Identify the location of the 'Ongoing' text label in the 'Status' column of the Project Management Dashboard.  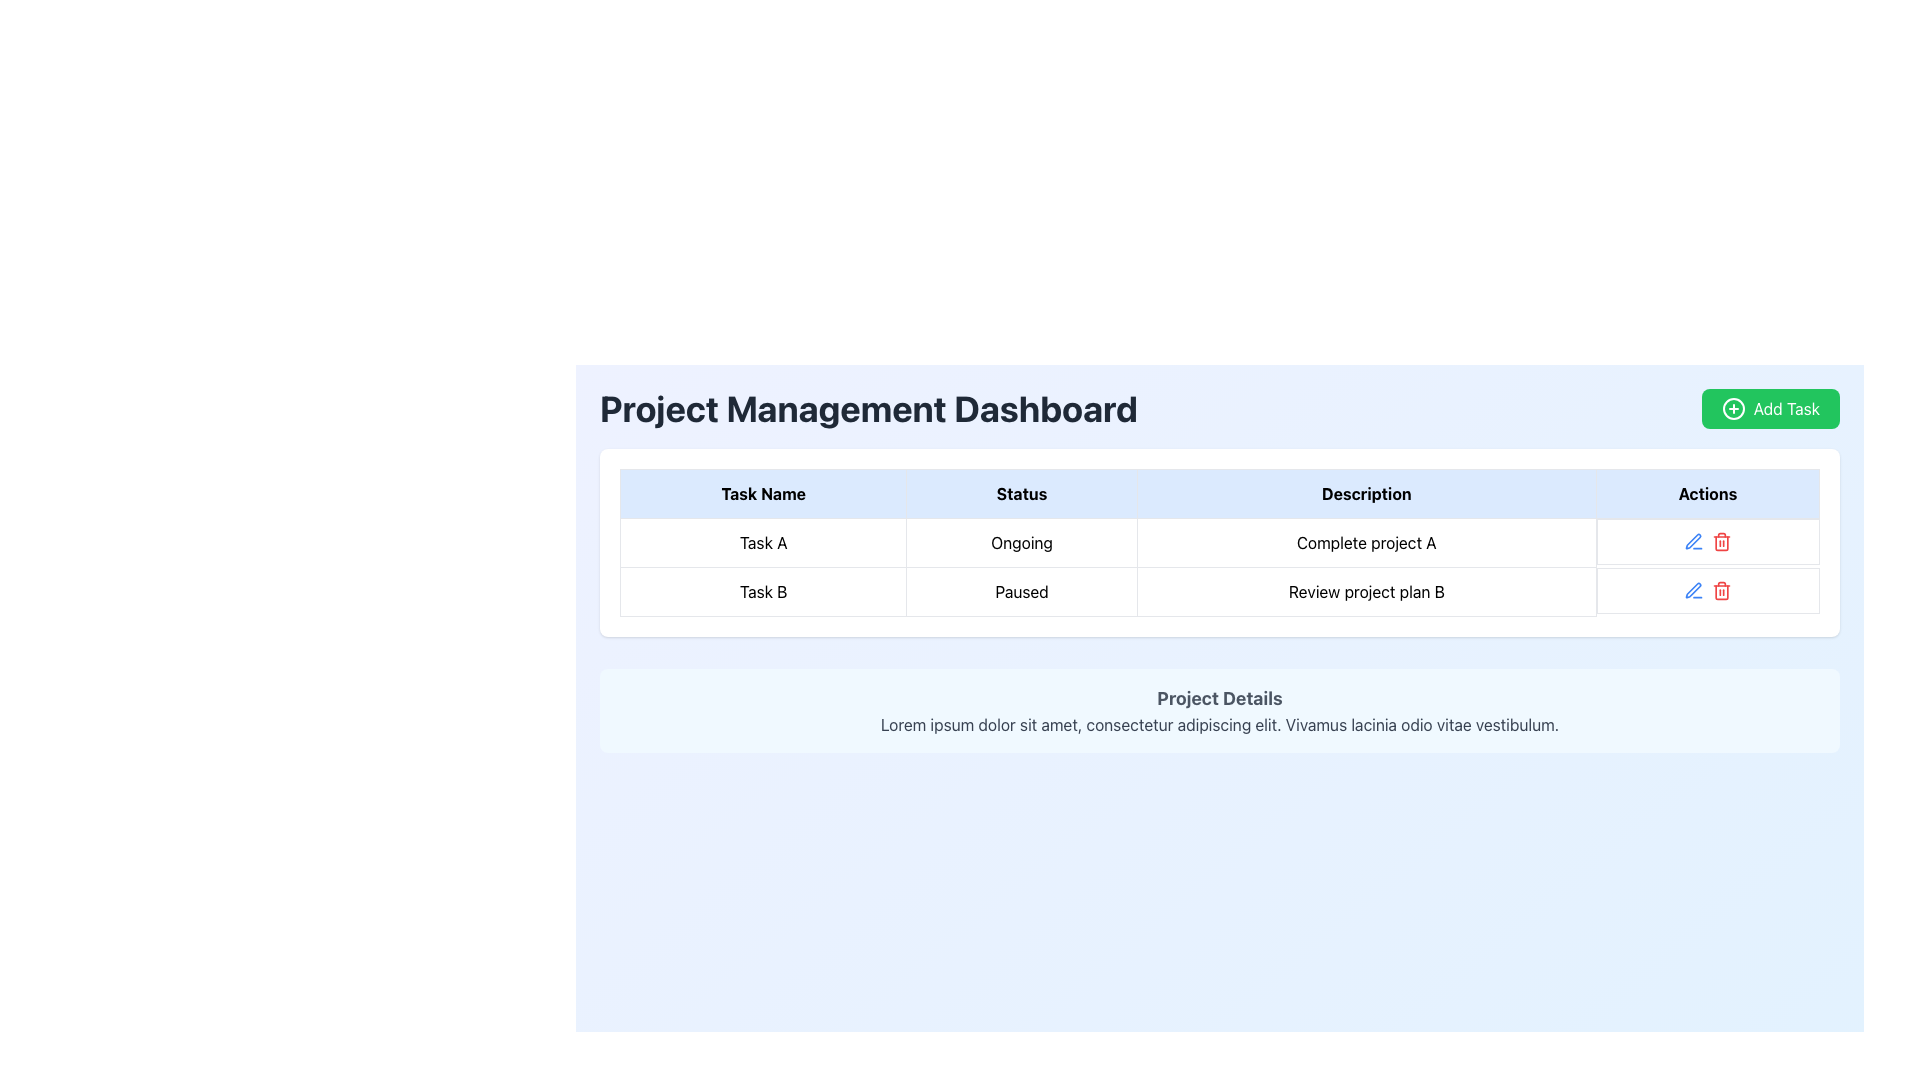
(1022, 543).